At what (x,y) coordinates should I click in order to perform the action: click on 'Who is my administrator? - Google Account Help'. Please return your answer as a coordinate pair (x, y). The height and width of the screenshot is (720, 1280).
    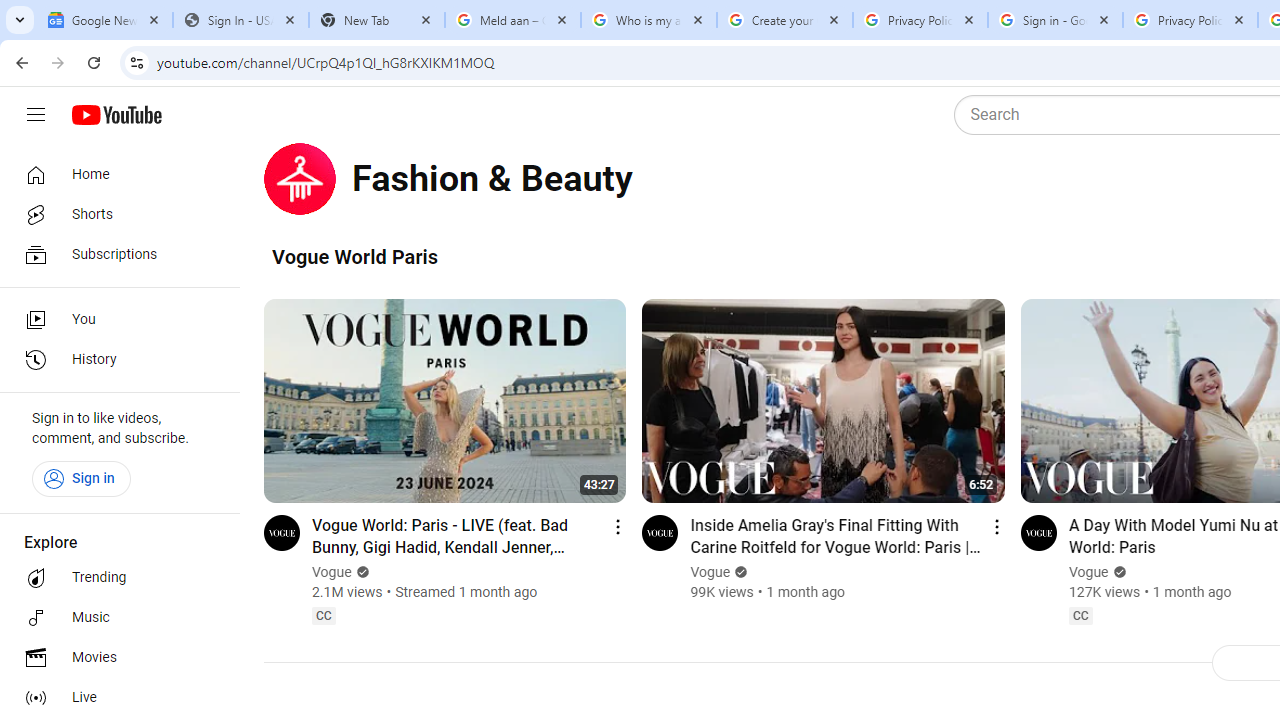
    Looking at the image, I should click on (648, 20).